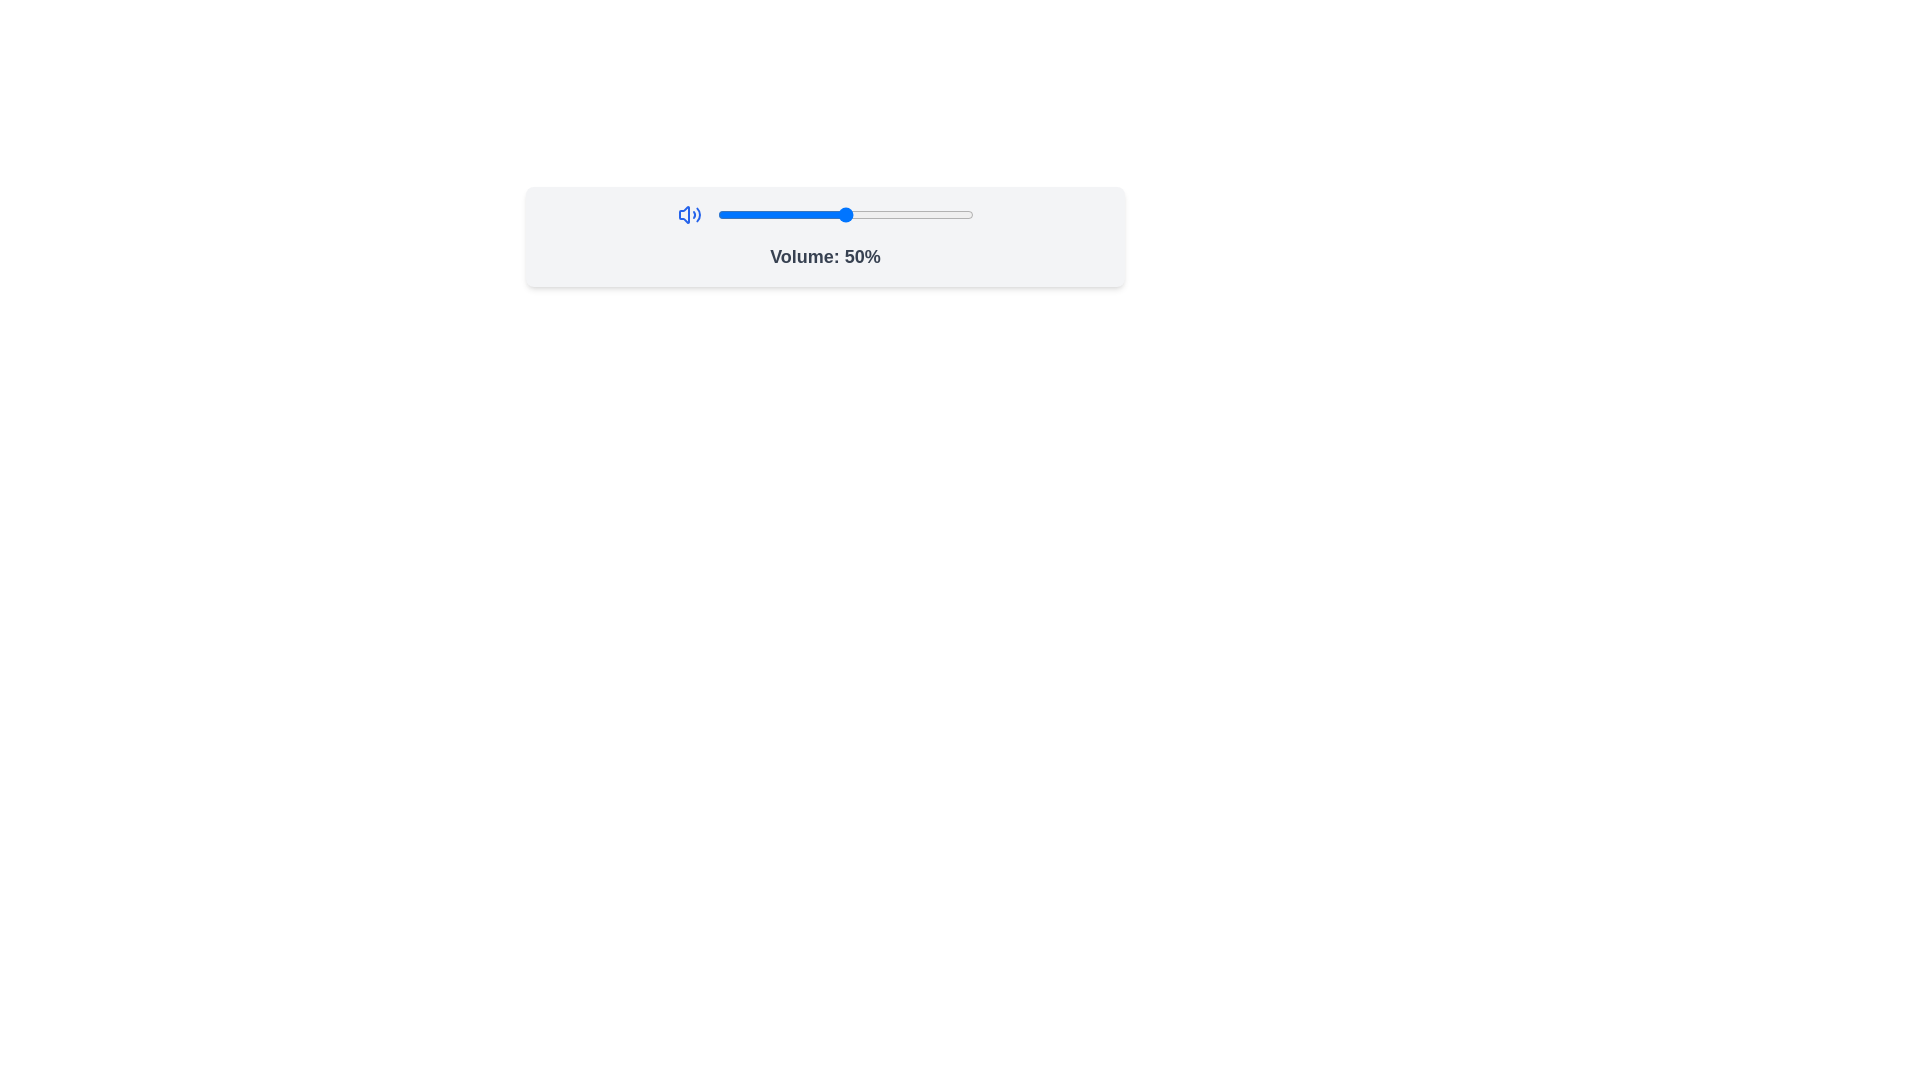 The width and height of the screenshot is (1920, 1080). I want to click on the volume, so click(913, 215).